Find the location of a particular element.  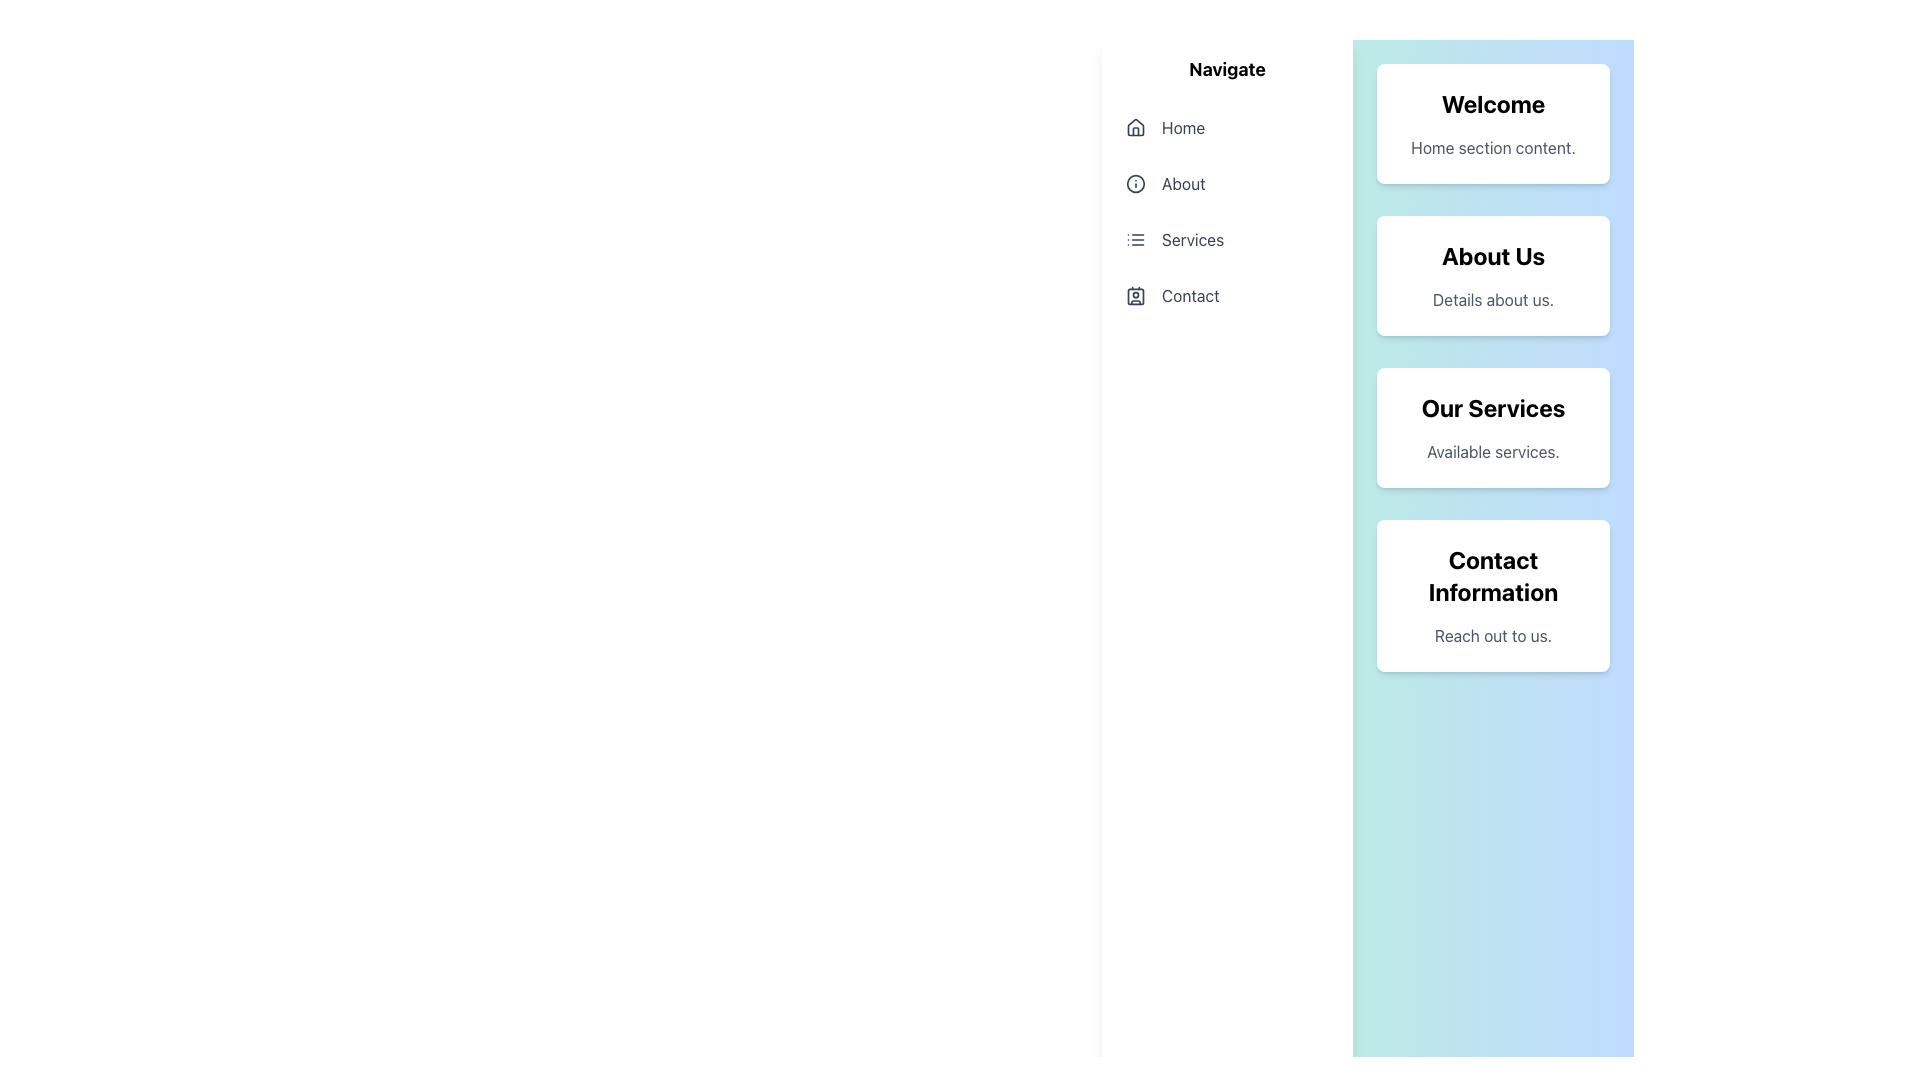

supplementary text located in the 'Contact Information' section, just below the bolded 'Contact Information' header in the rectangular card at the bottom of the rightmost column is located at coordinates (1493, 636).